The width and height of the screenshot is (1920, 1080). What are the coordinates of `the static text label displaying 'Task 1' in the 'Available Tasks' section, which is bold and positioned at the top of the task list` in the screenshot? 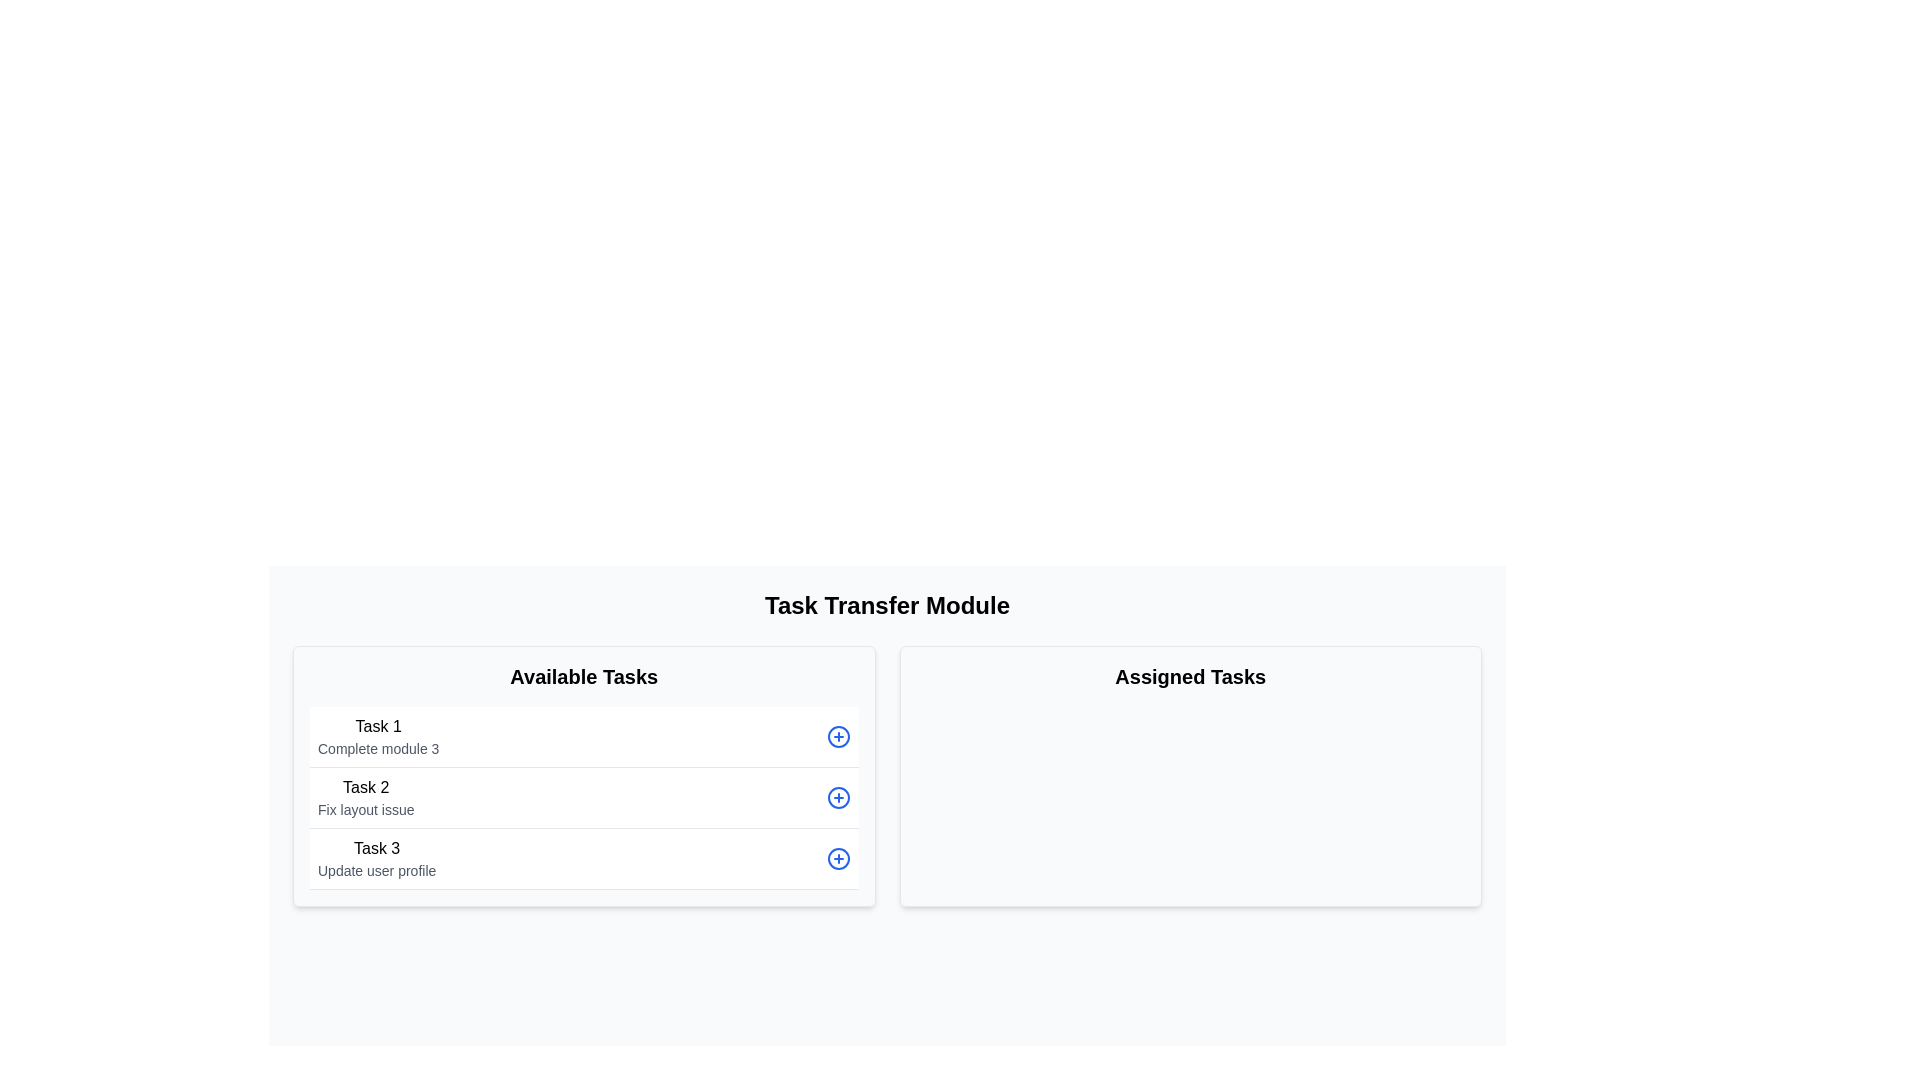 It's located at (378, 726).